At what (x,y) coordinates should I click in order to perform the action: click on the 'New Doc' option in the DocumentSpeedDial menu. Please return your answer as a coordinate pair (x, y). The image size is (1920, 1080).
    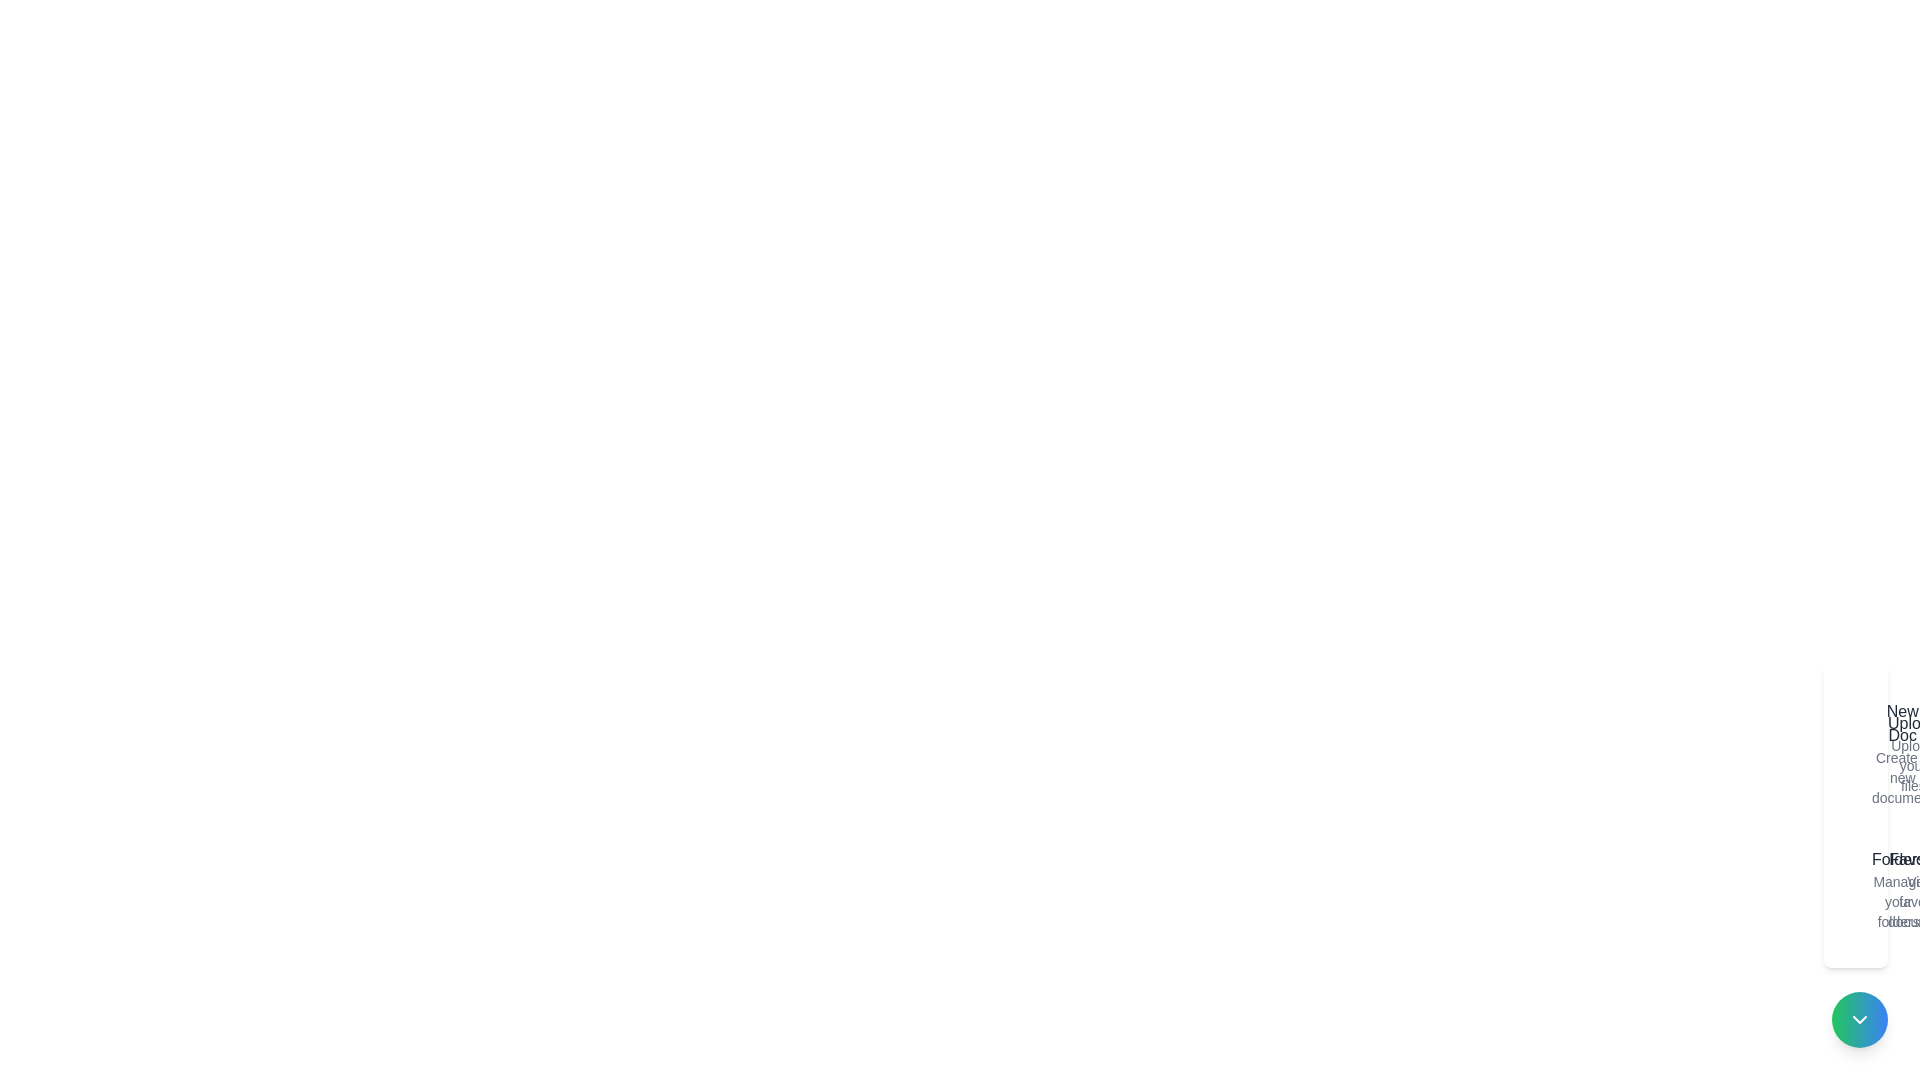
    Looking at the image, I should click on (1859, 753).